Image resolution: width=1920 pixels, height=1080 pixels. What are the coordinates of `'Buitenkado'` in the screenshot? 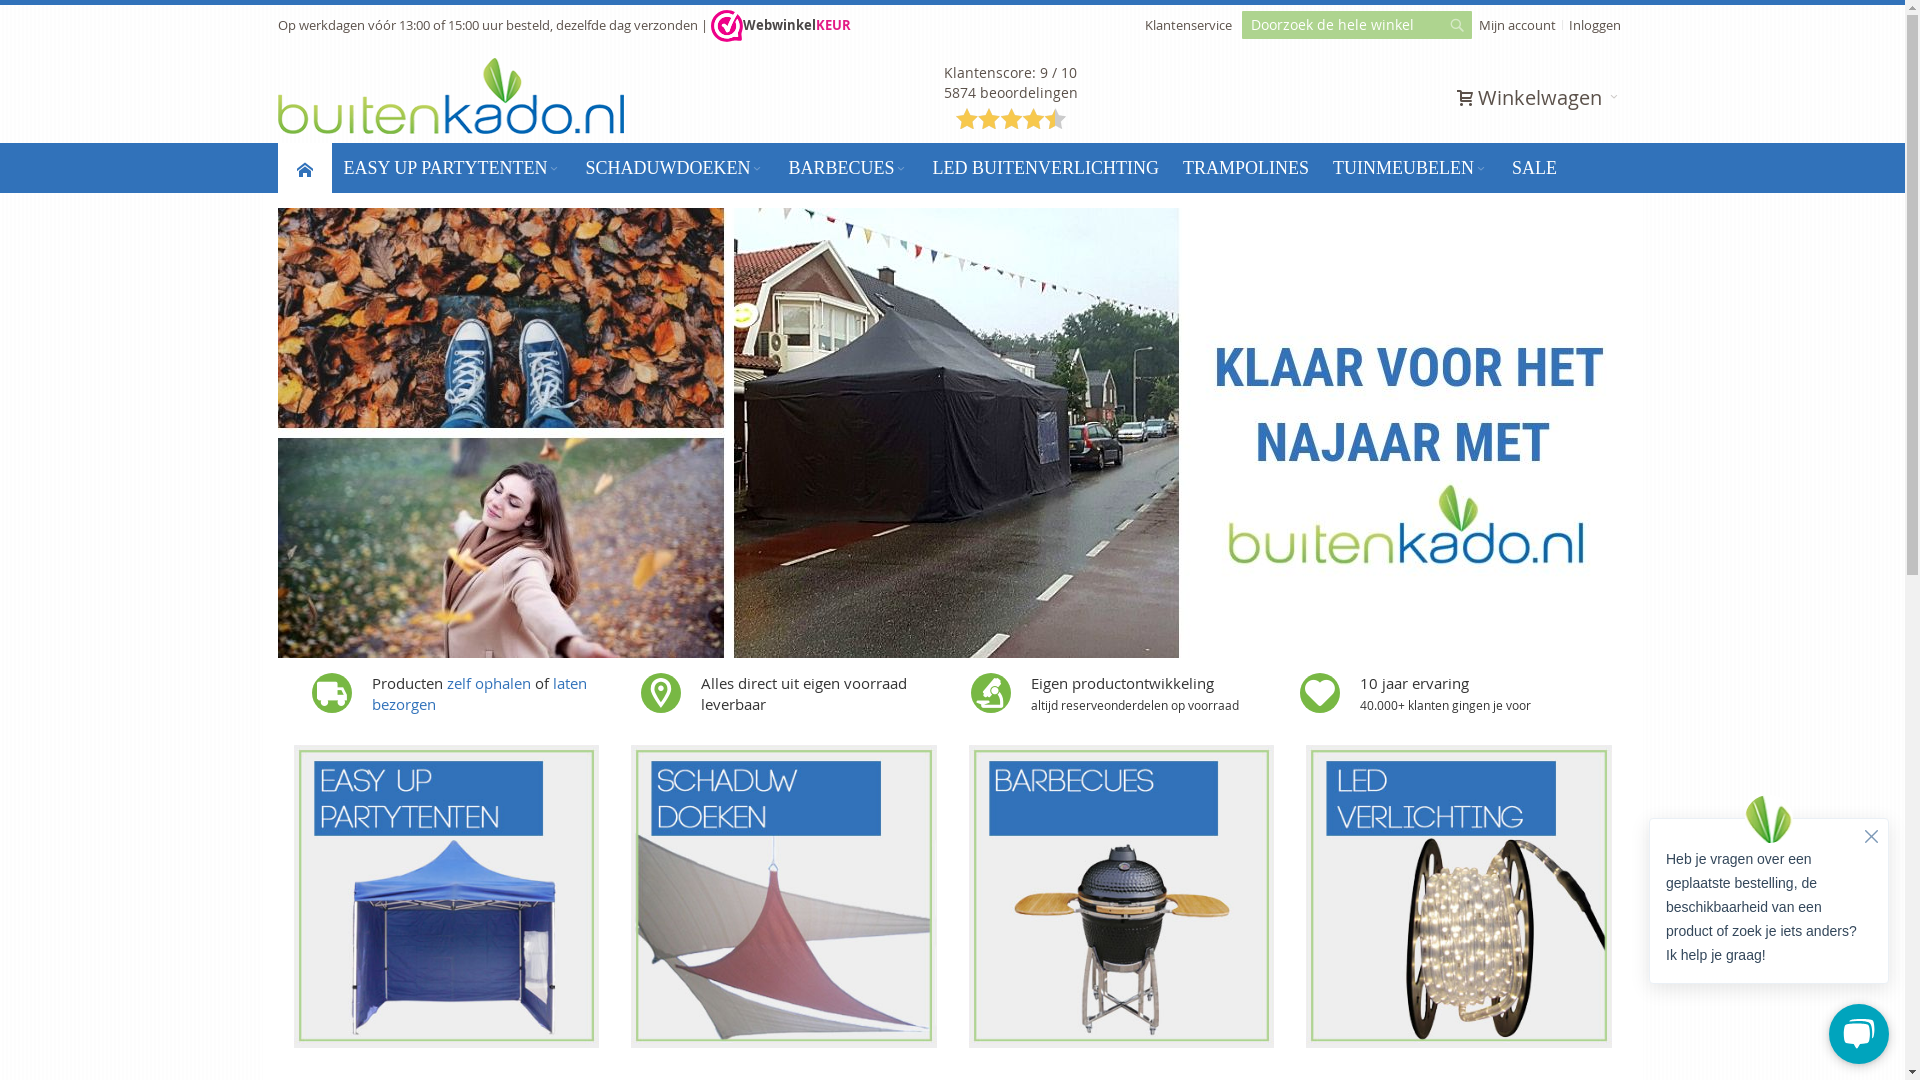 It's located at (450, 96).